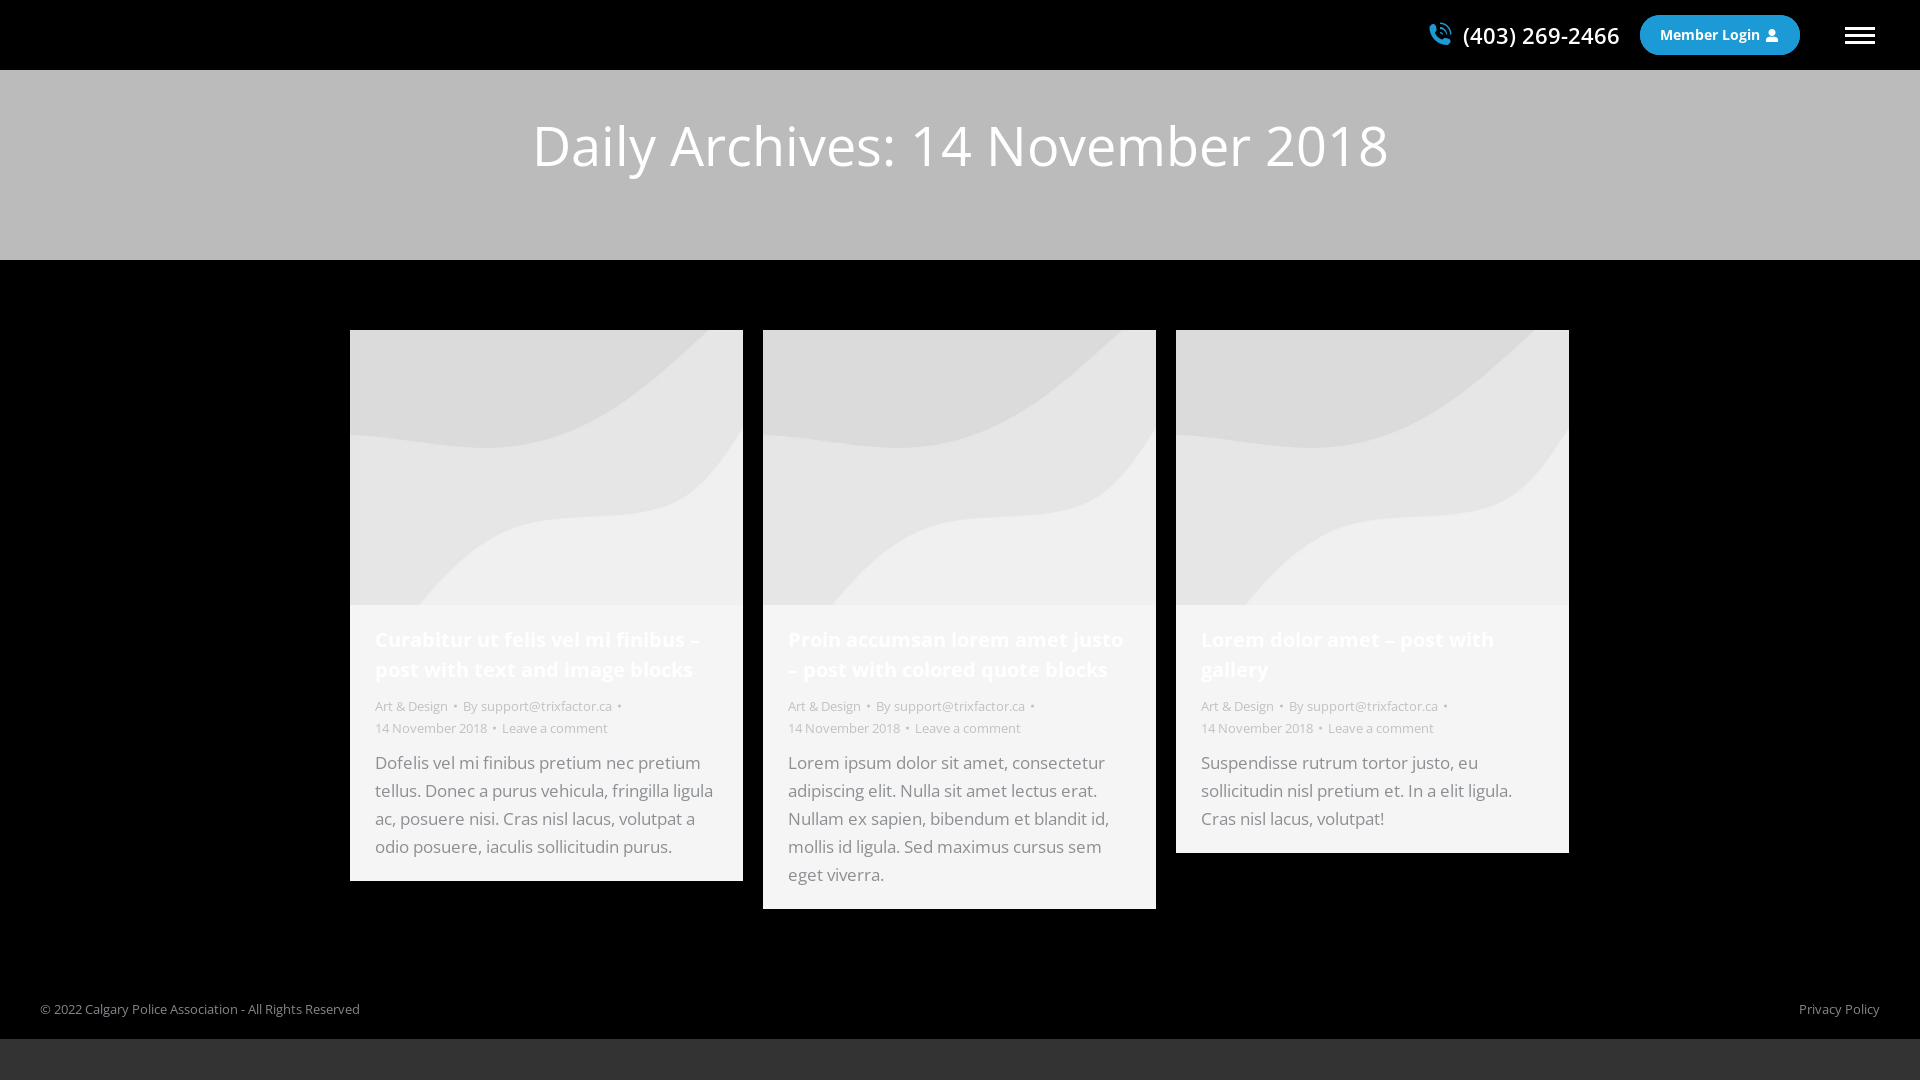  I want to click on 'By support@trixfactor.ca', so click(542, 704).